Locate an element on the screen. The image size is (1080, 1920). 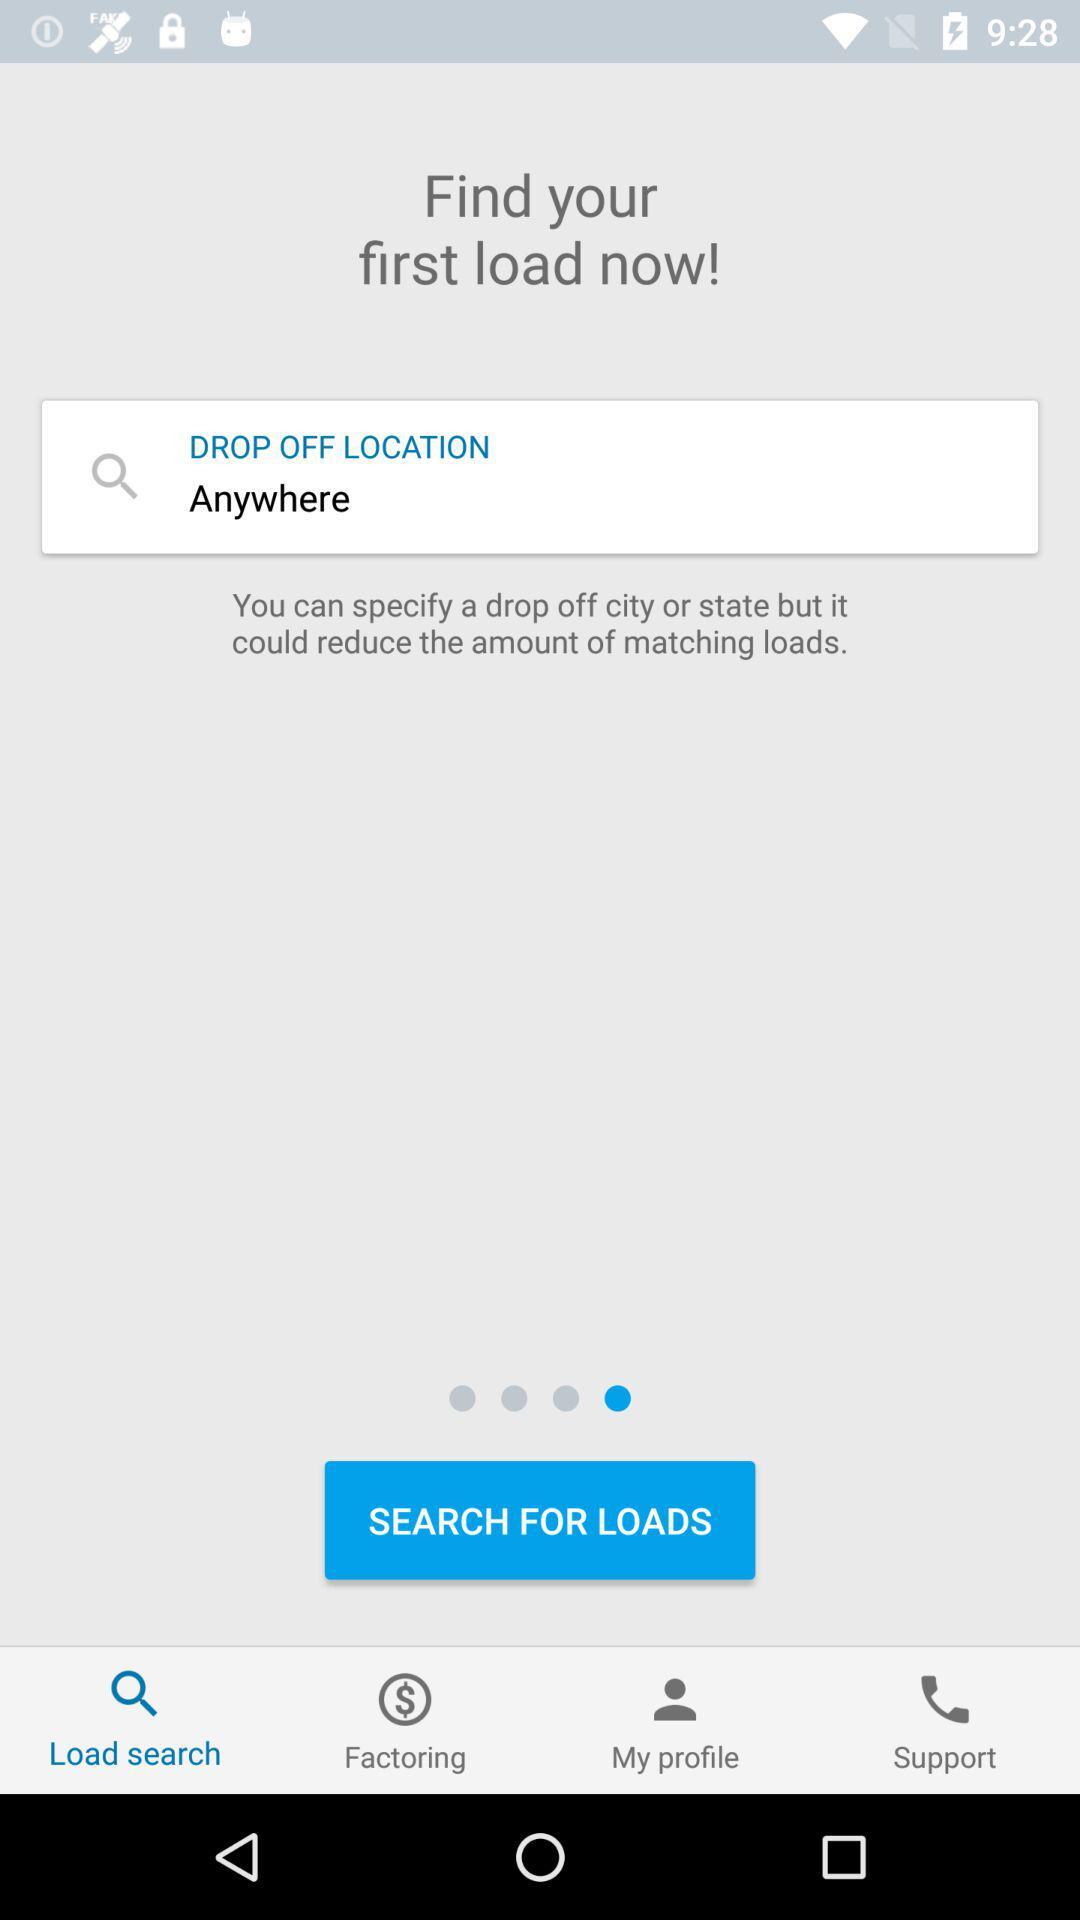
the text search at the middle of the page is located at coordinates (540, 475).